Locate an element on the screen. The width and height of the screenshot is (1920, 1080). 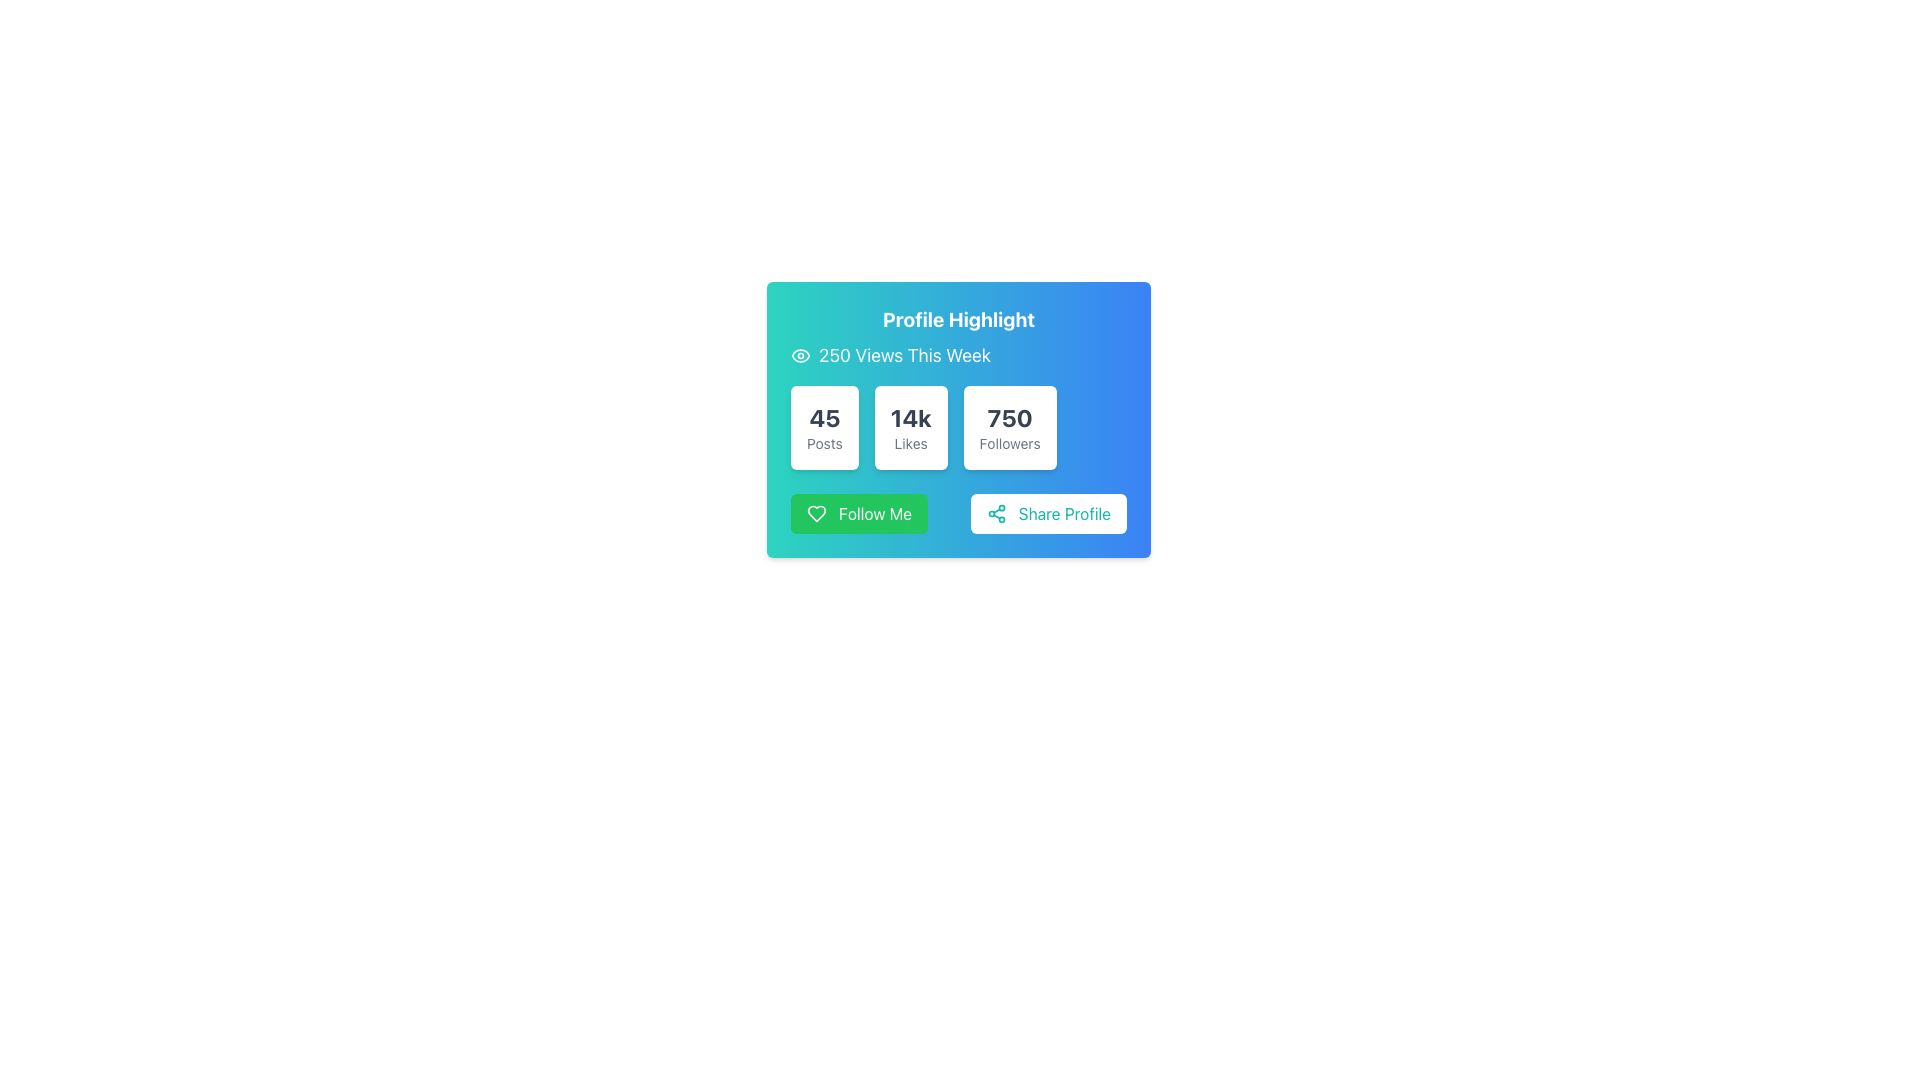
the 'Followers' label that provides context for the number '750' in the Profile Highlight section, located beneath the bold '750' text is located at coordinates (1010, 442).